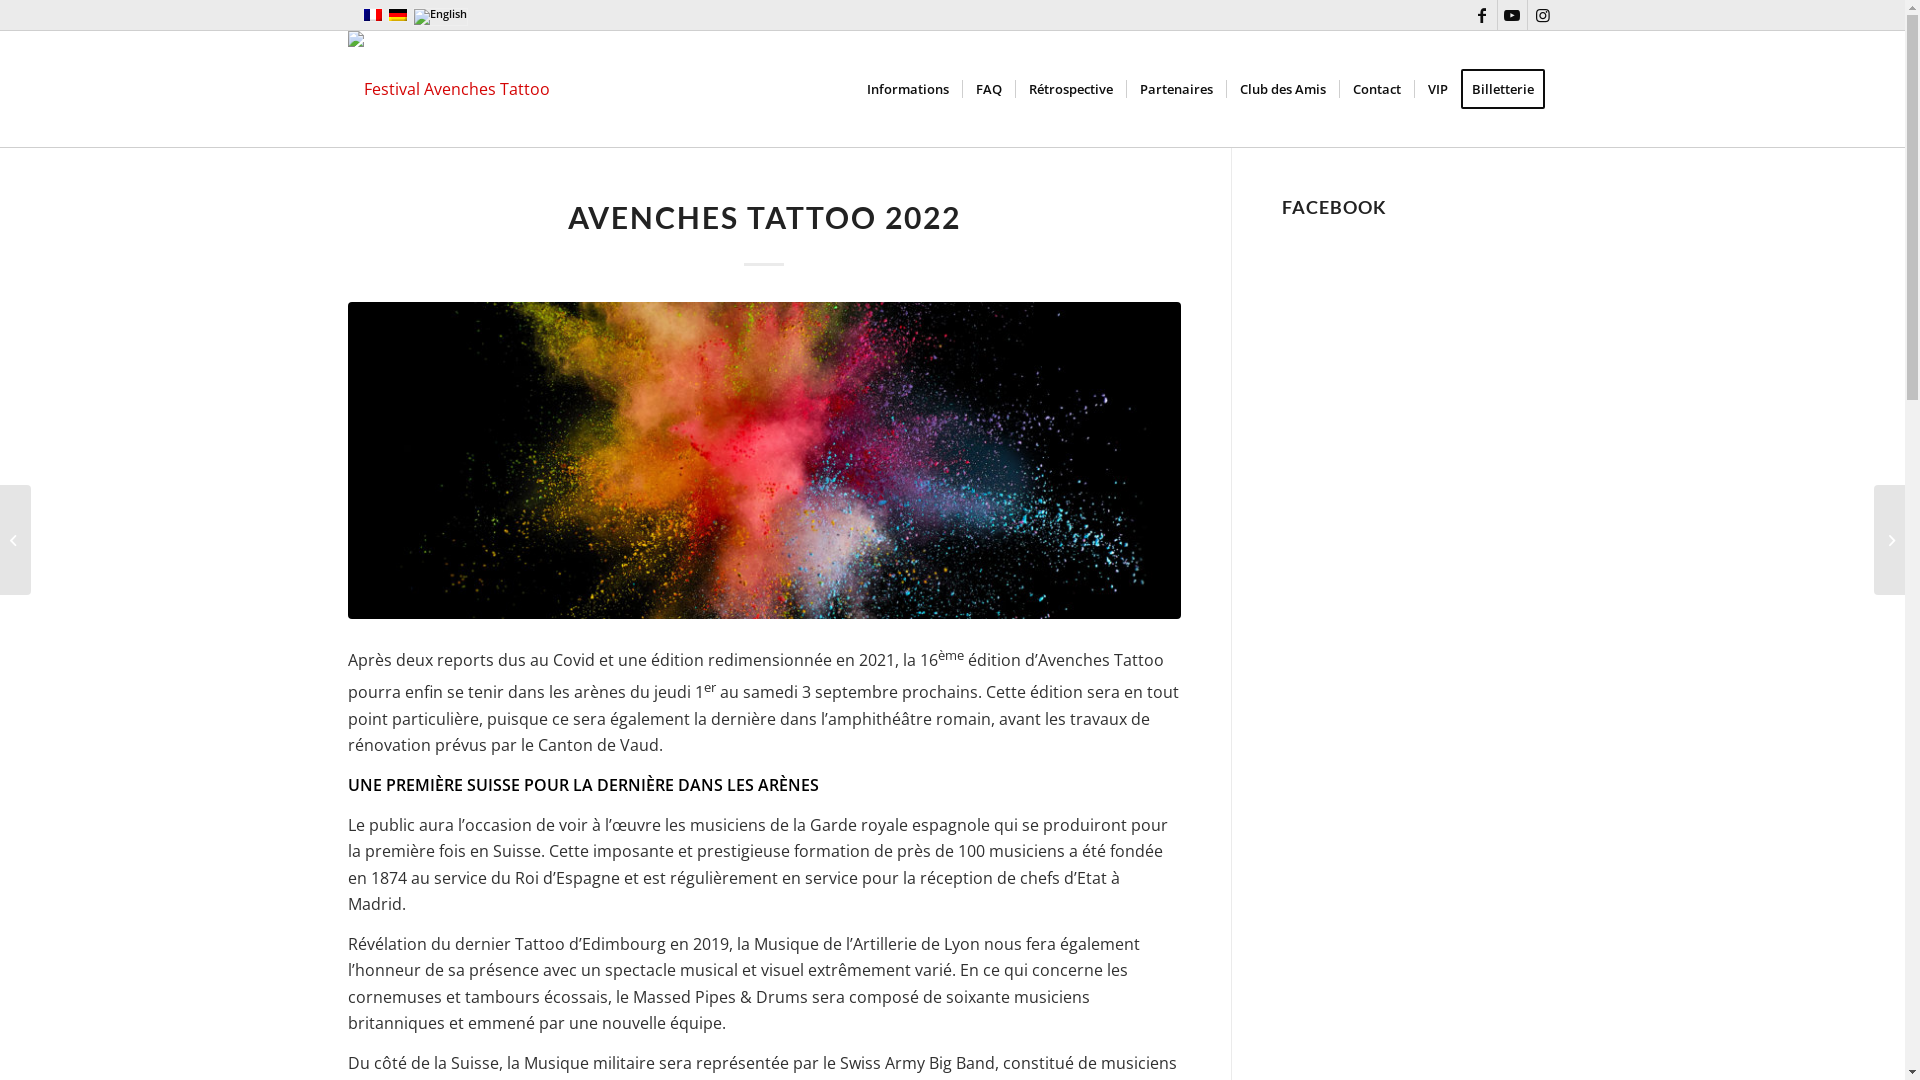 The height and width of the screenshot is (1080, 1920). Describe the element at coordinates (1436, 87) in the screenshot. I see `'VIP'` at that location.